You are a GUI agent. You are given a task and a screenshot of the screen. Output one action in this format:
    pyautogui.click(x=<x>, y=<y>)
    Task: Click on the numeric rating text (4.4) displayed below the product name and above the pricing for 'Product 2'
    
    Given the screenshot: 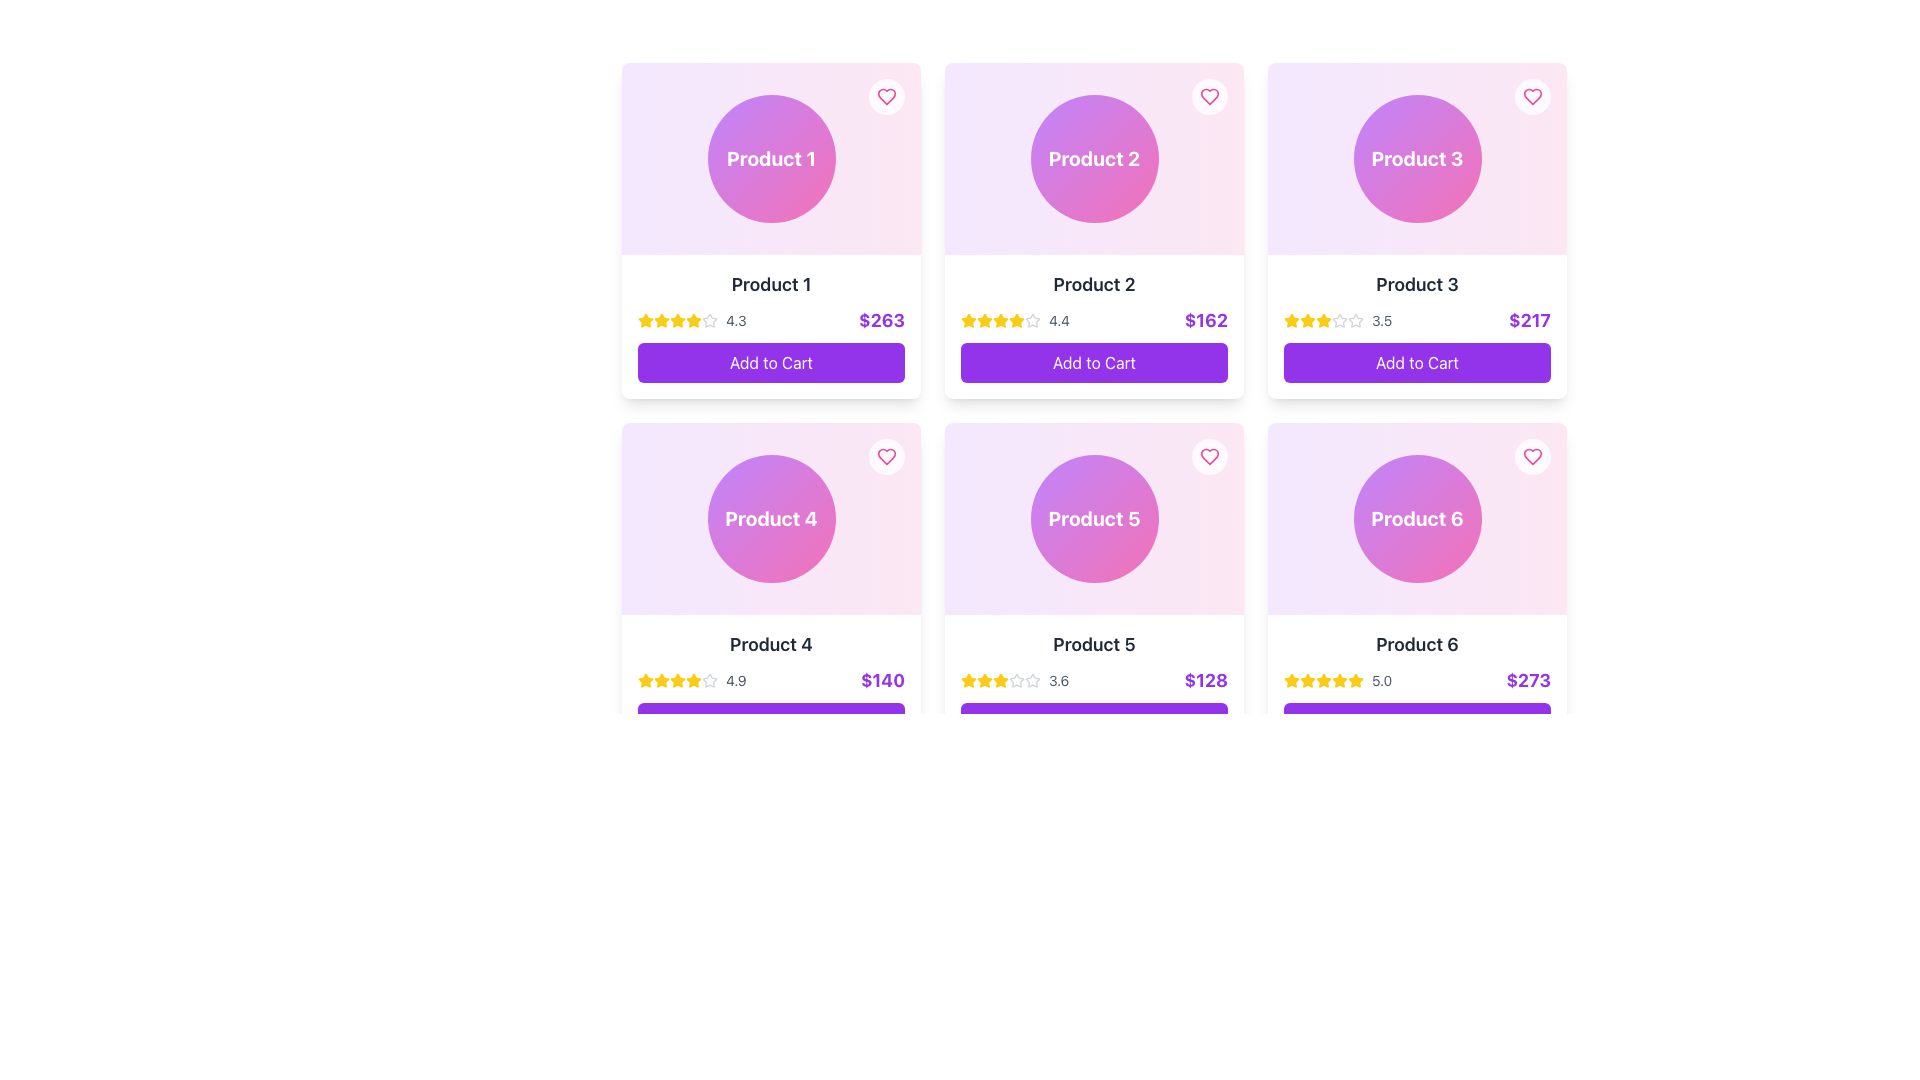 What is the action you would take?
    pyautogui.click(x=1058, y=319)
    